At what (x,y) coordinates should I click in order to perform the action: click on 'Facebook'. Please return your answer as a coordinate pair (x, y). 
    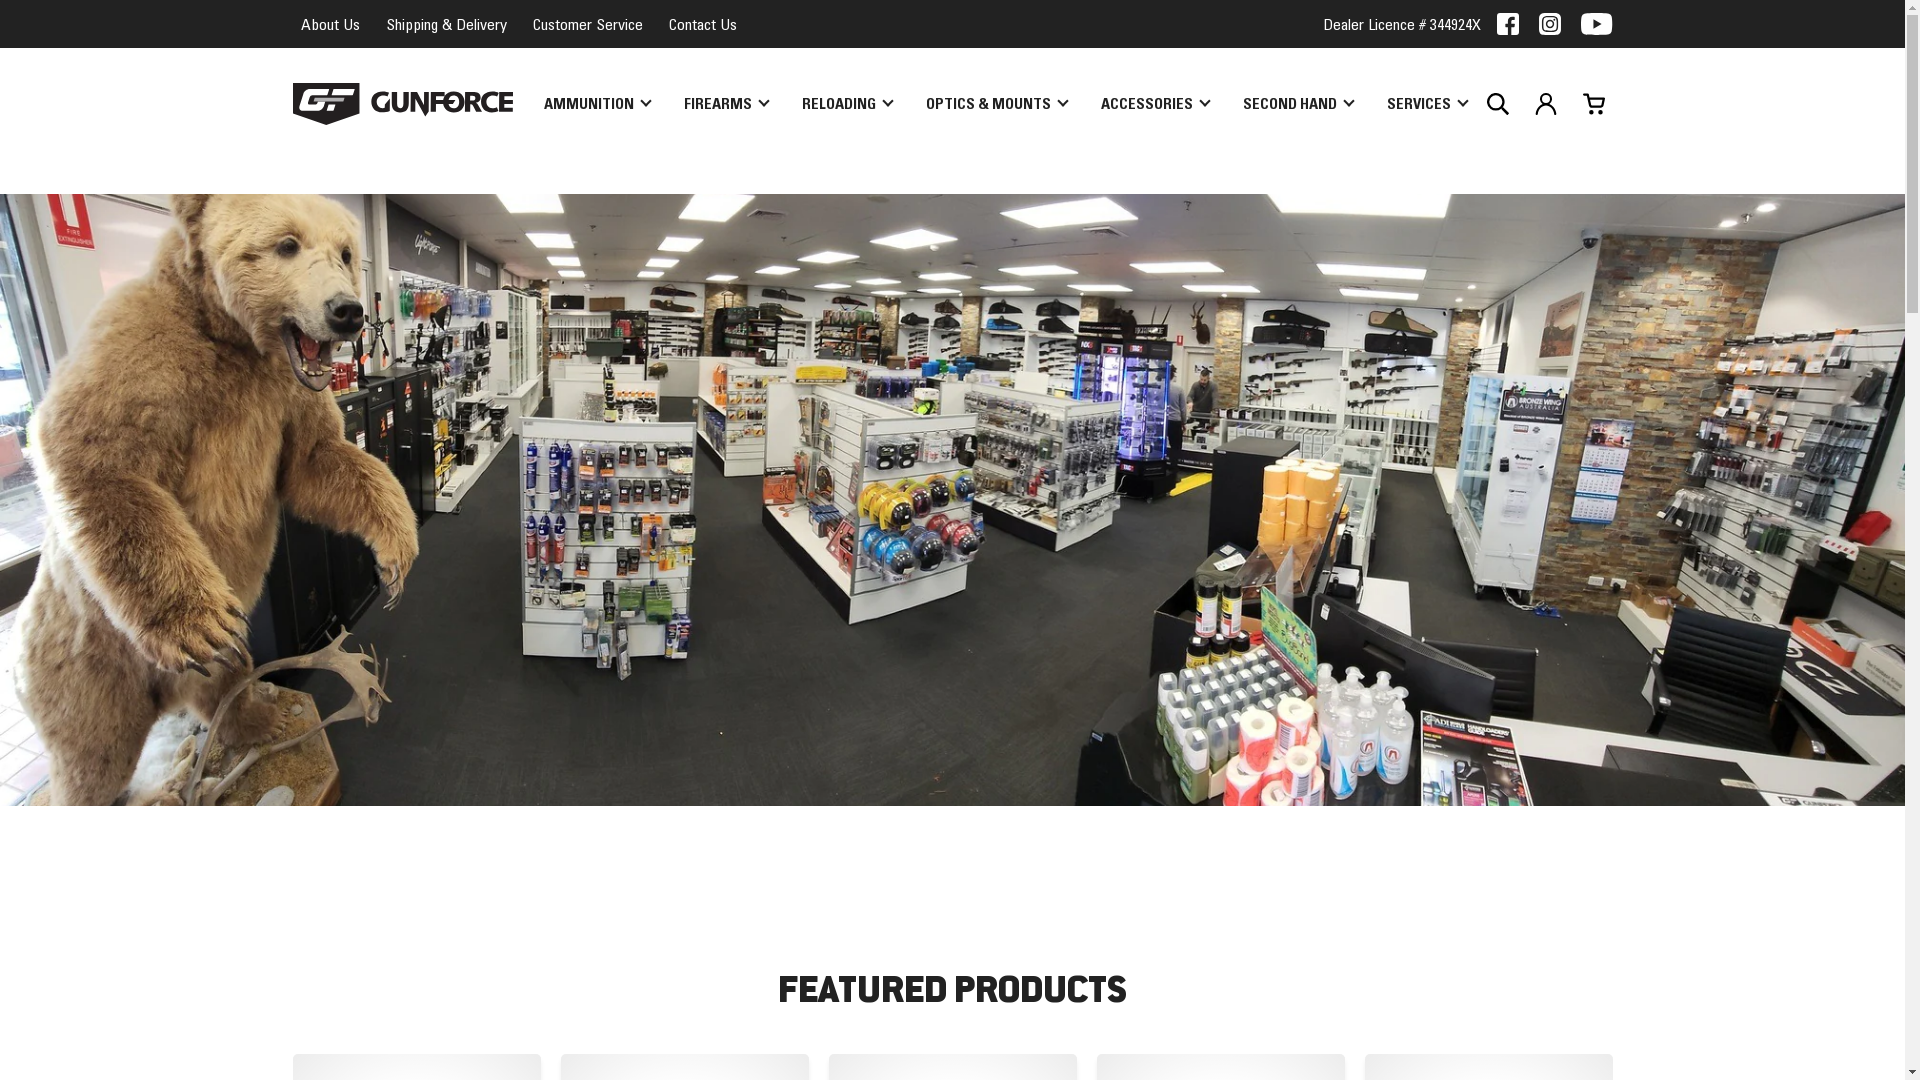
    Looking at the image, I should click on (1507, 23).